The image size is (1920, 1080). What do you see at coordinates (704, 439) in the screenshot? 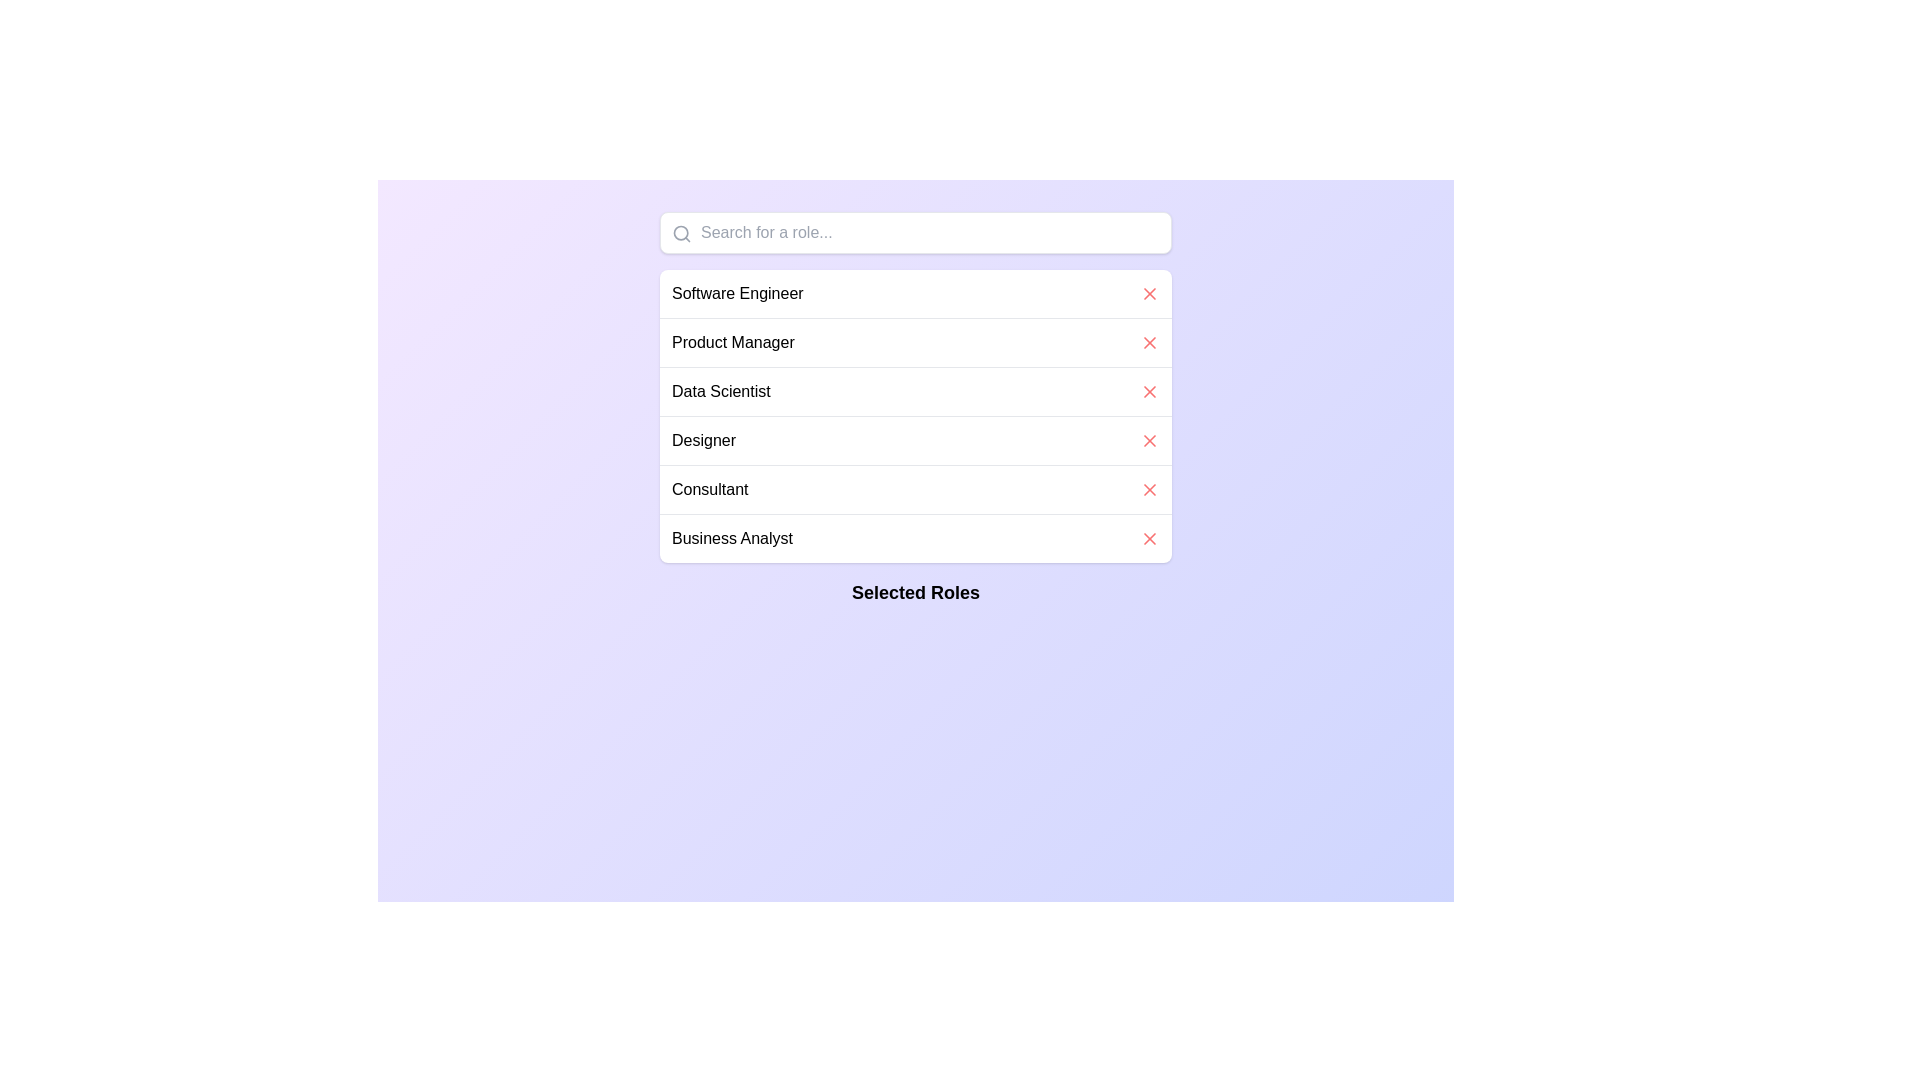
I see `the text label 'Designer' which is displayed in black within a horizontal list, located in the fourth row of a vertical list` at bounding box center [704, 439].